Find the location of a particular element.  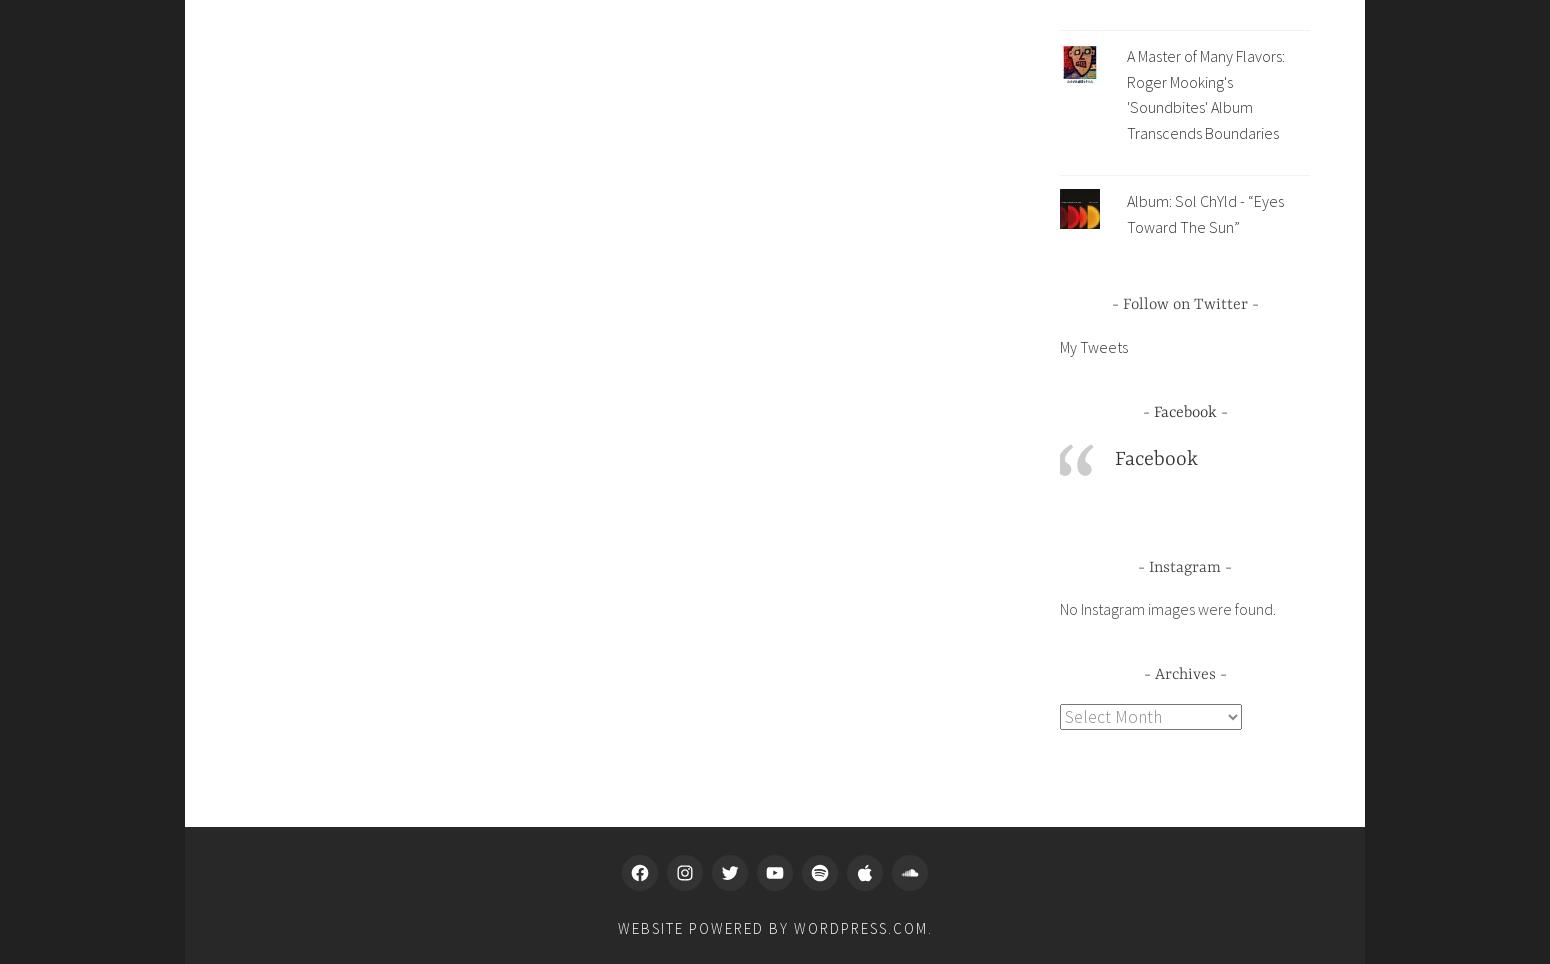

'Website Powered by WordPress.com' is located at coordinates (772, 929).